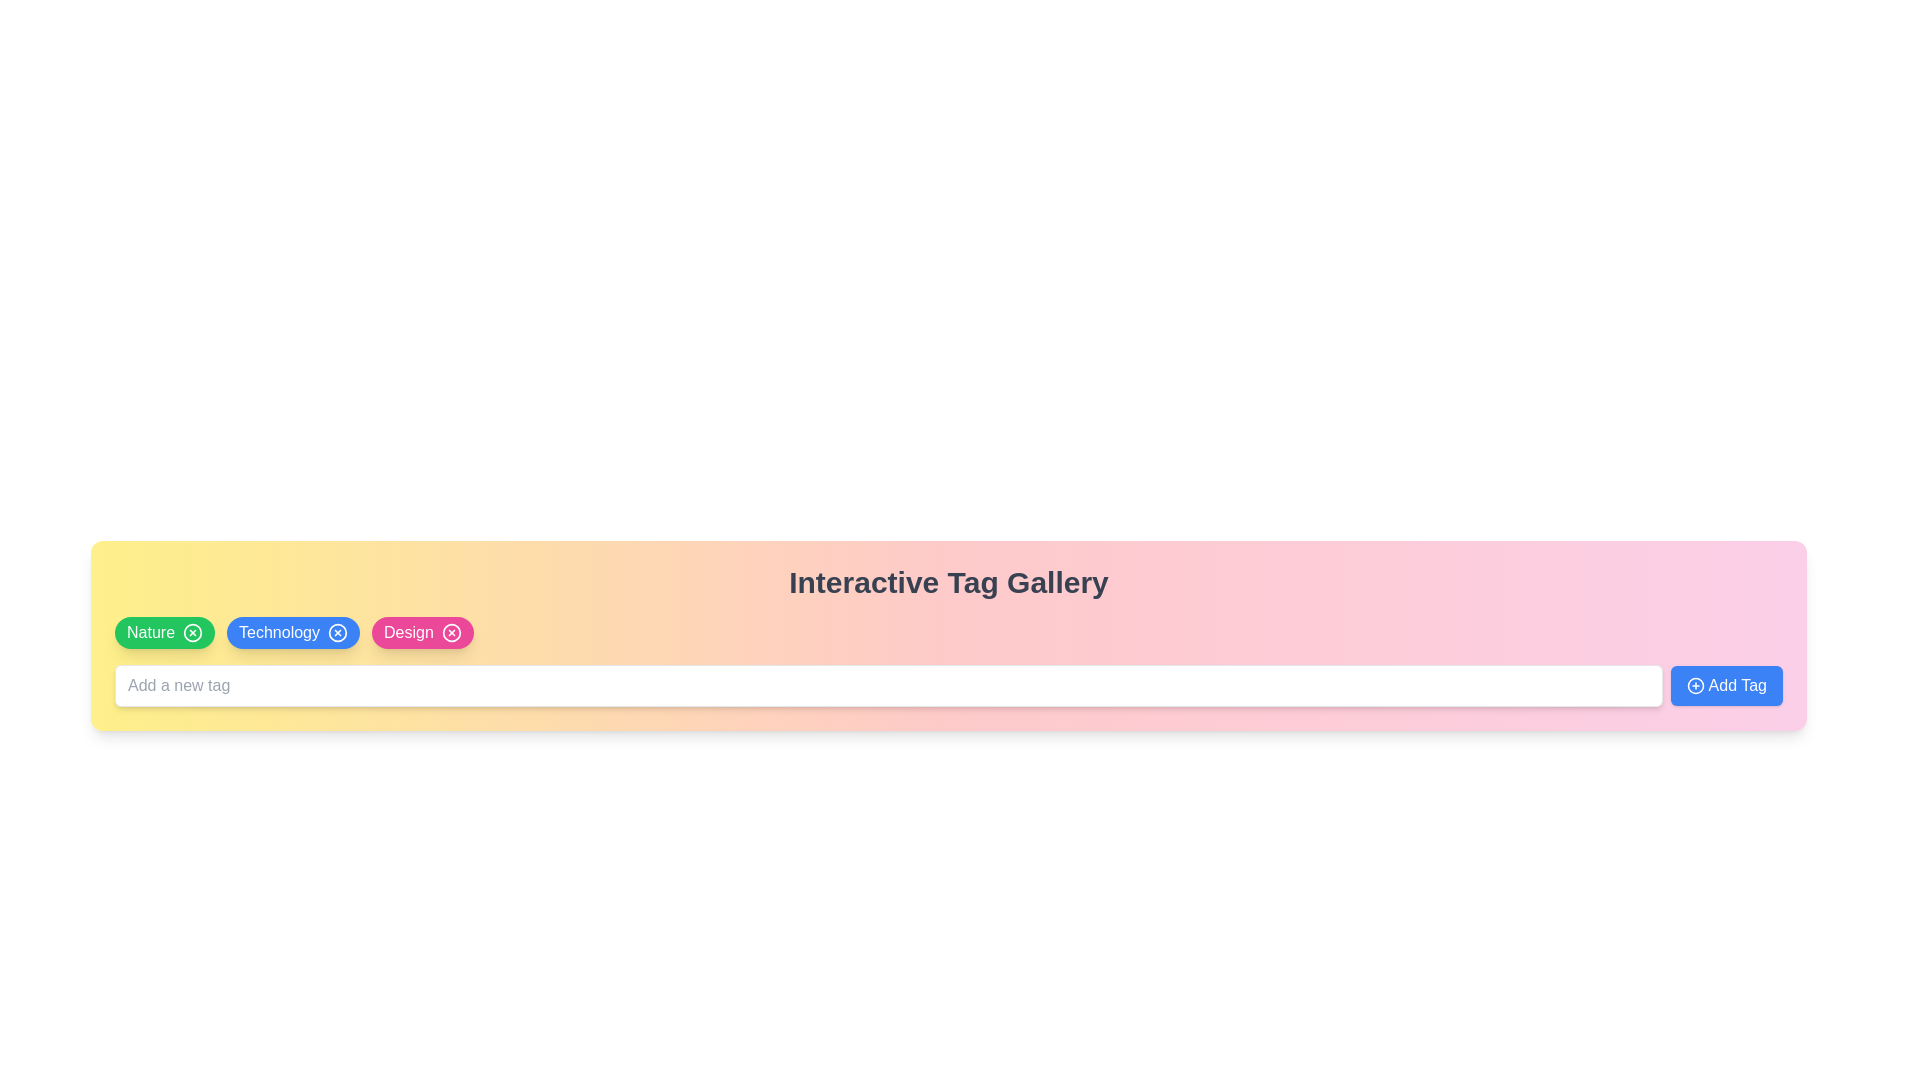 The width and height of the screenshot is (1920, 1080). I want to click on the Icon button resembling an outlined circle with a cross inside, located to the right of the 'Design' label in a rounded rectangular button, so click(450, 632).